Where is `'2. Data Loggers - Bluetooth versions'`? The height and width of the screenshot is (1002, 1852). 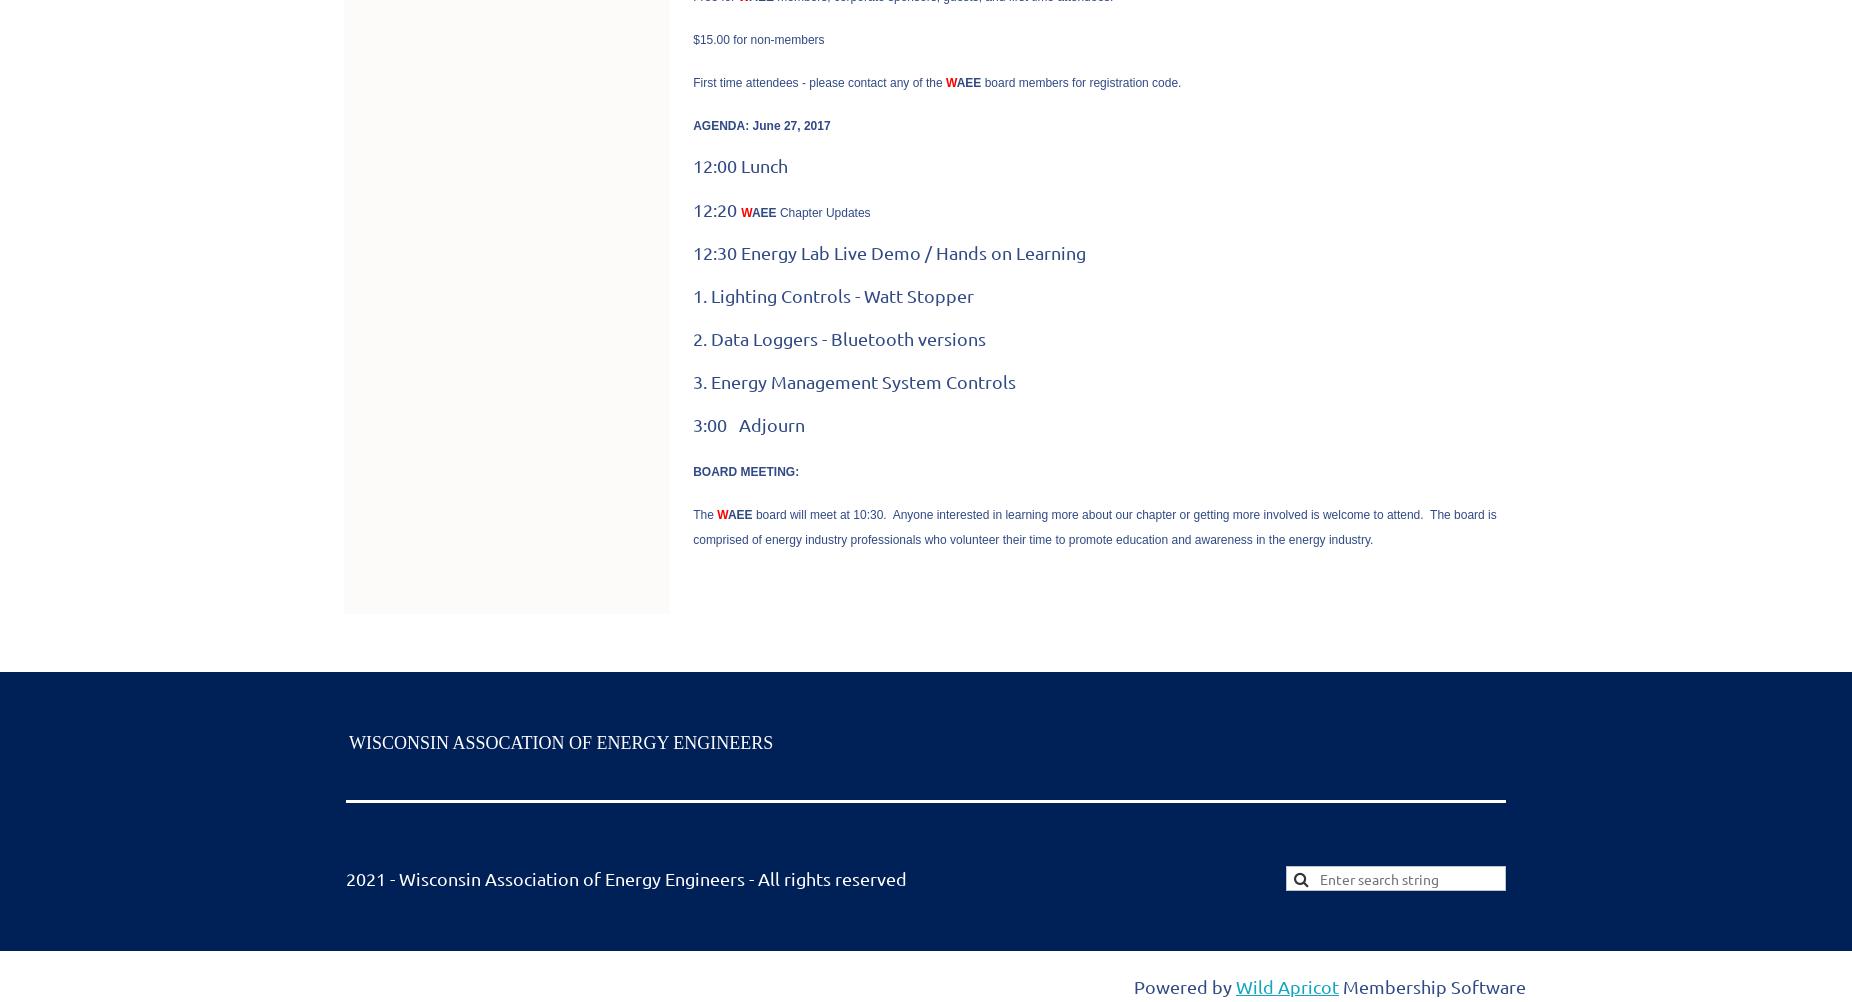 '2. Data Loggers - Bluetooth versions' is located at coordinates (839, 338).